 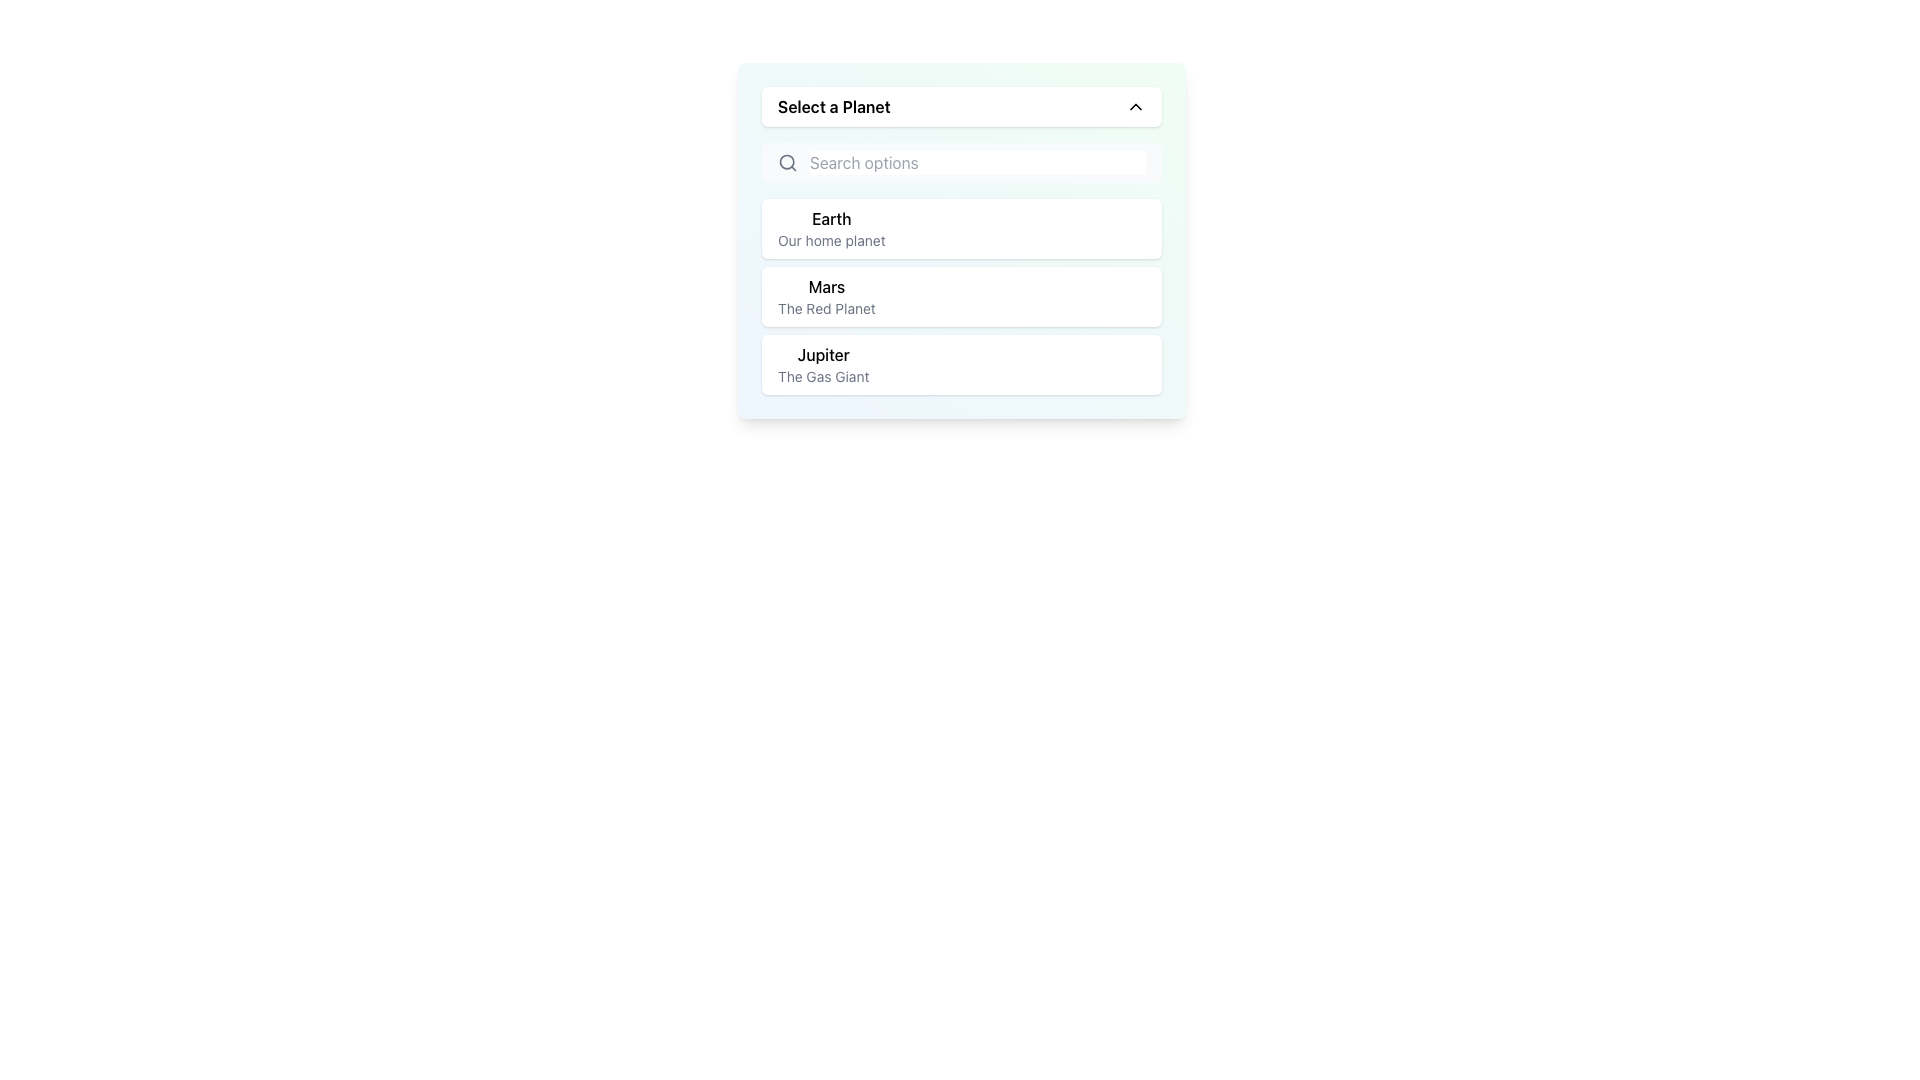 I want to click on the static text label that instructs the user to select an option from the dropdown, which is located in the top section of the dropdown interface, left-aligned to the expandability arrow icon, so click(x=834, y=107).